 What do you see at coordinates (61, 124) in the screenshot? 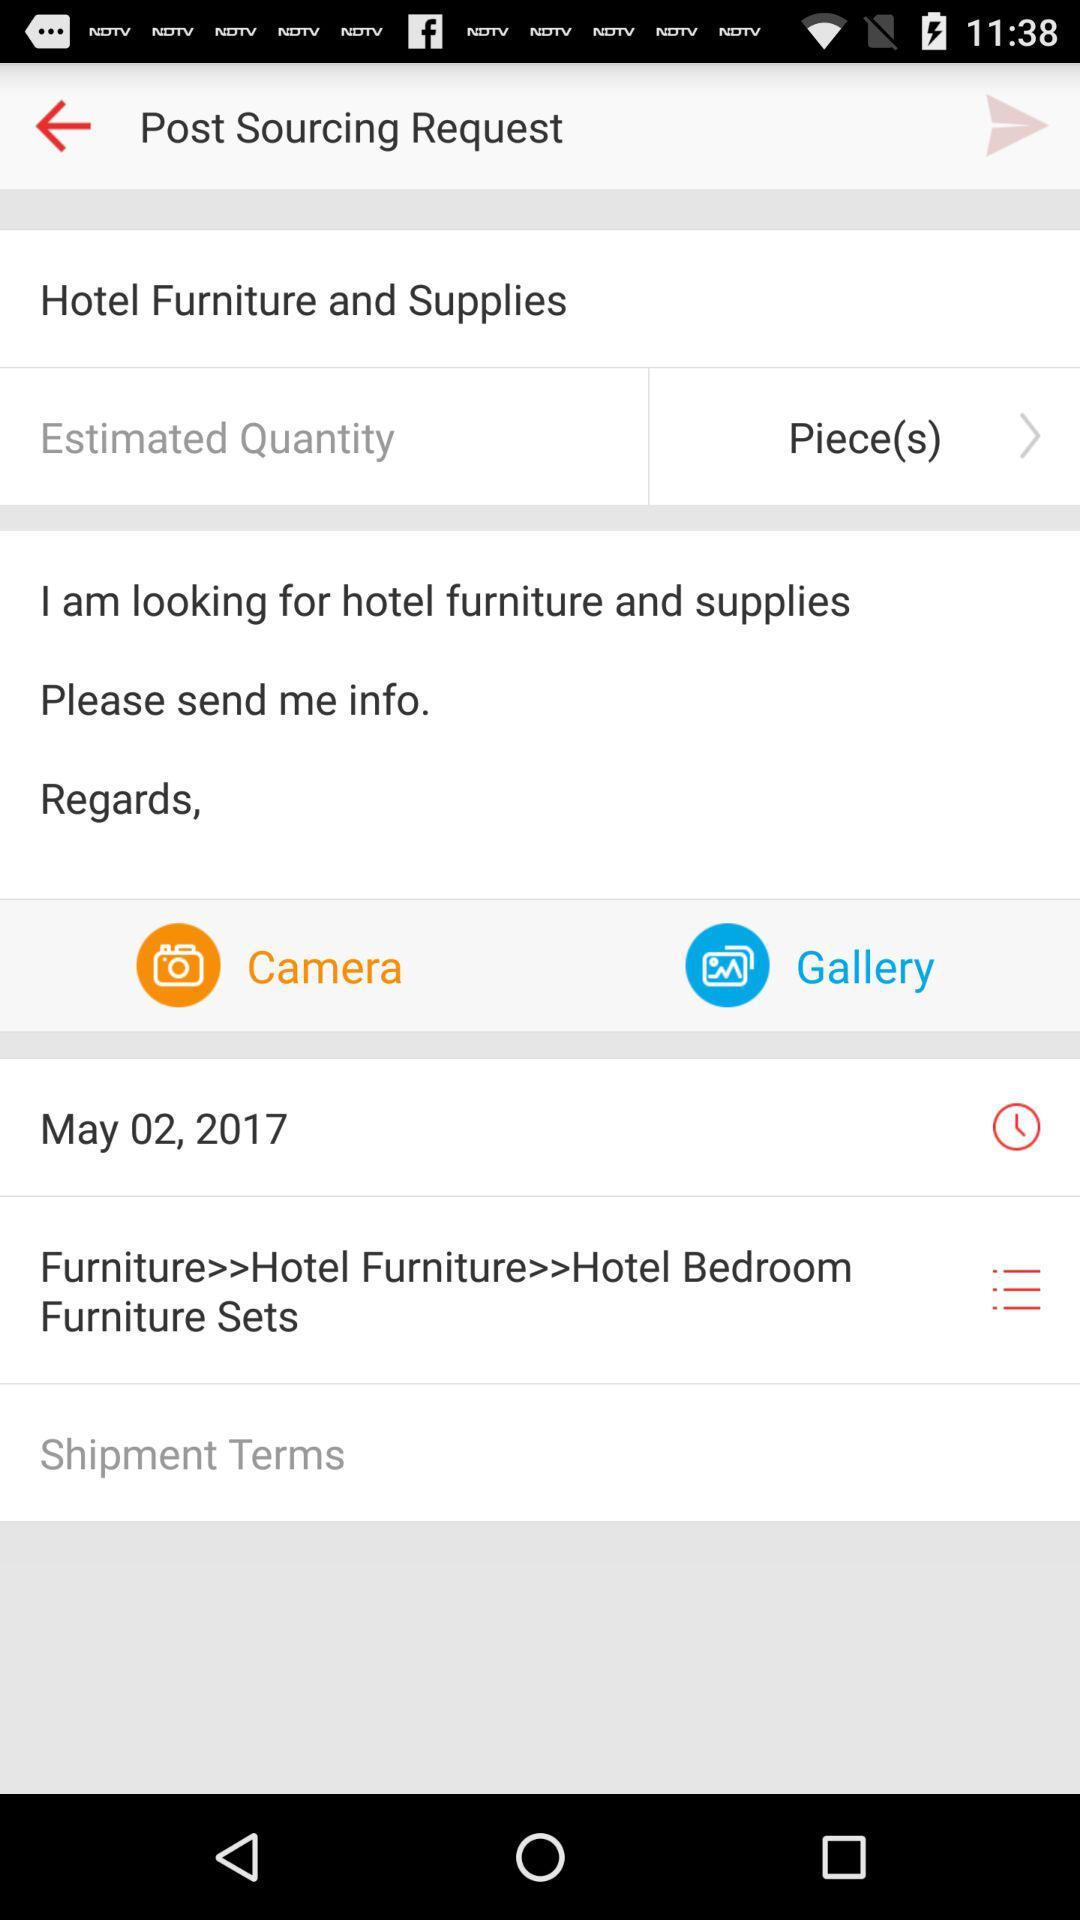
I see `go back` at bounding box center [61, 124].